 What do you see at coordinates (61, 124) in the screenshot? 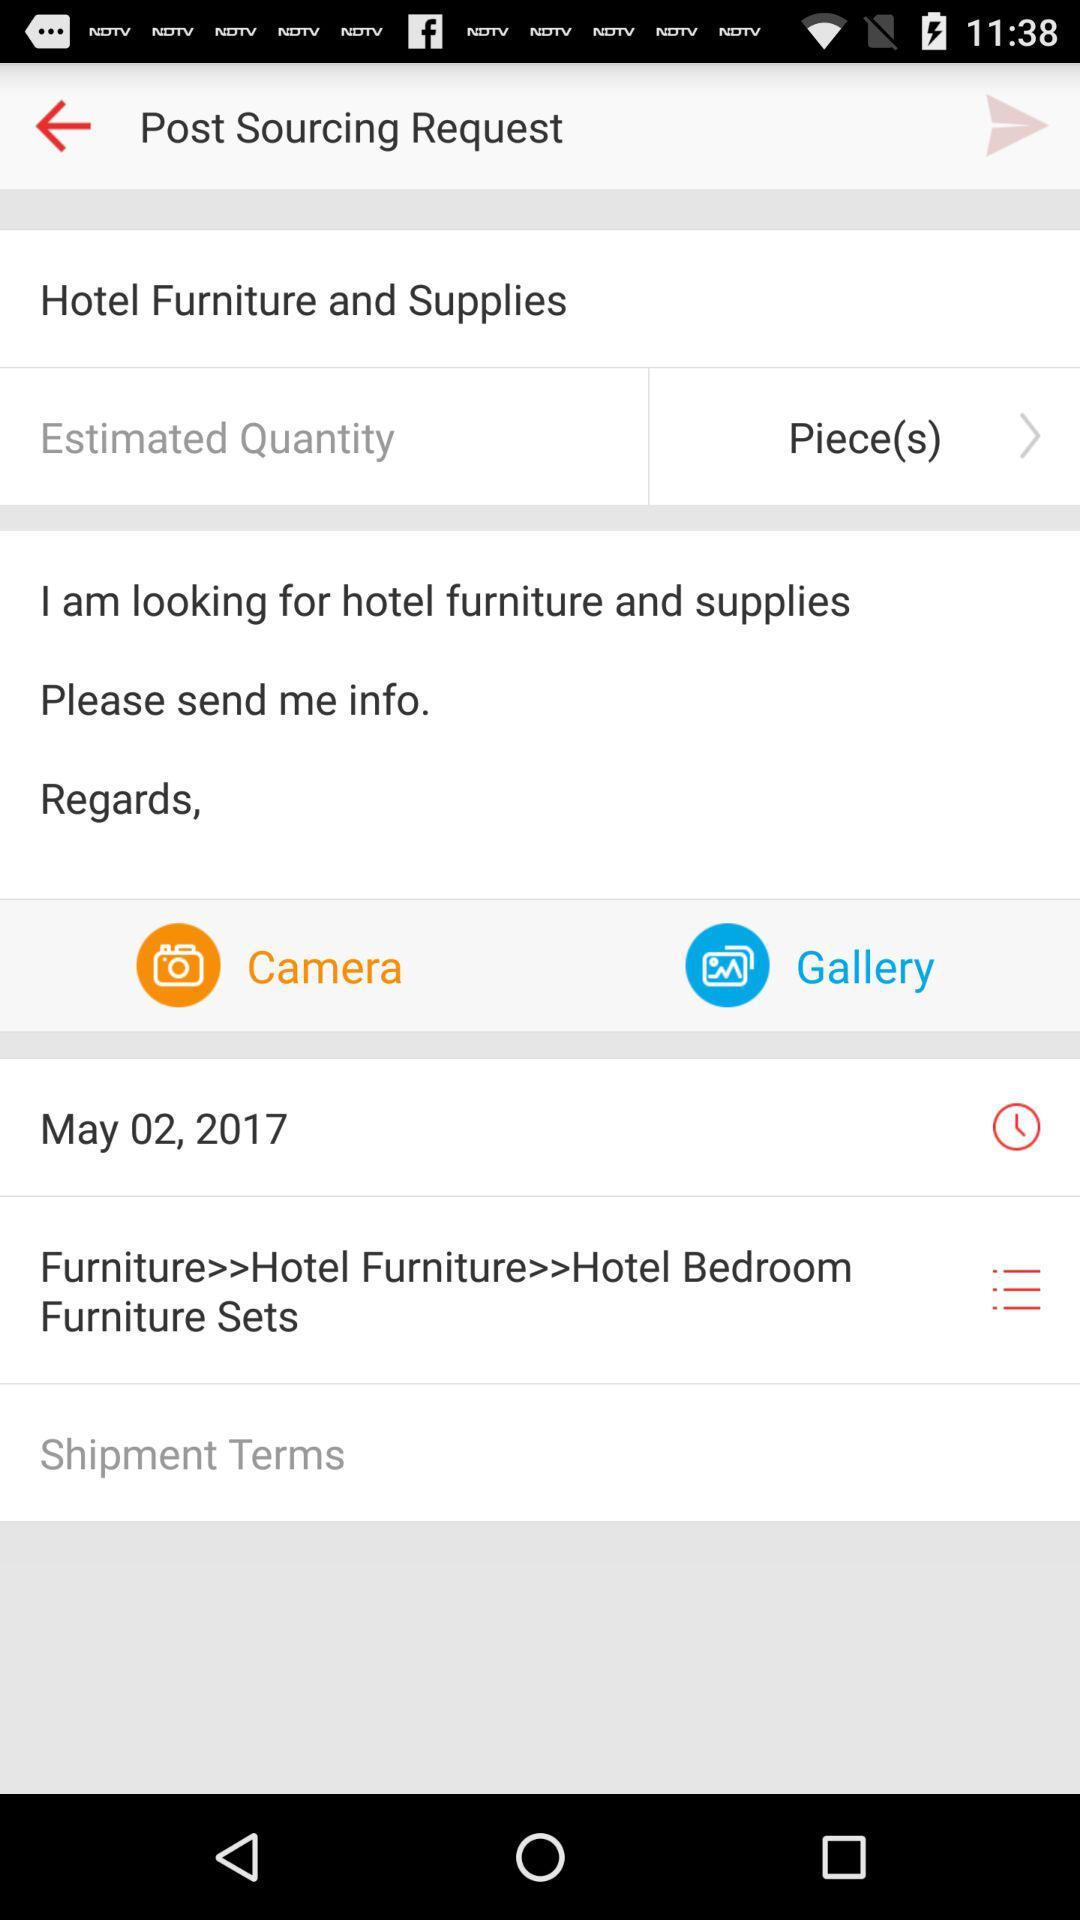
I see `go back` at bounding box center [61, 124].